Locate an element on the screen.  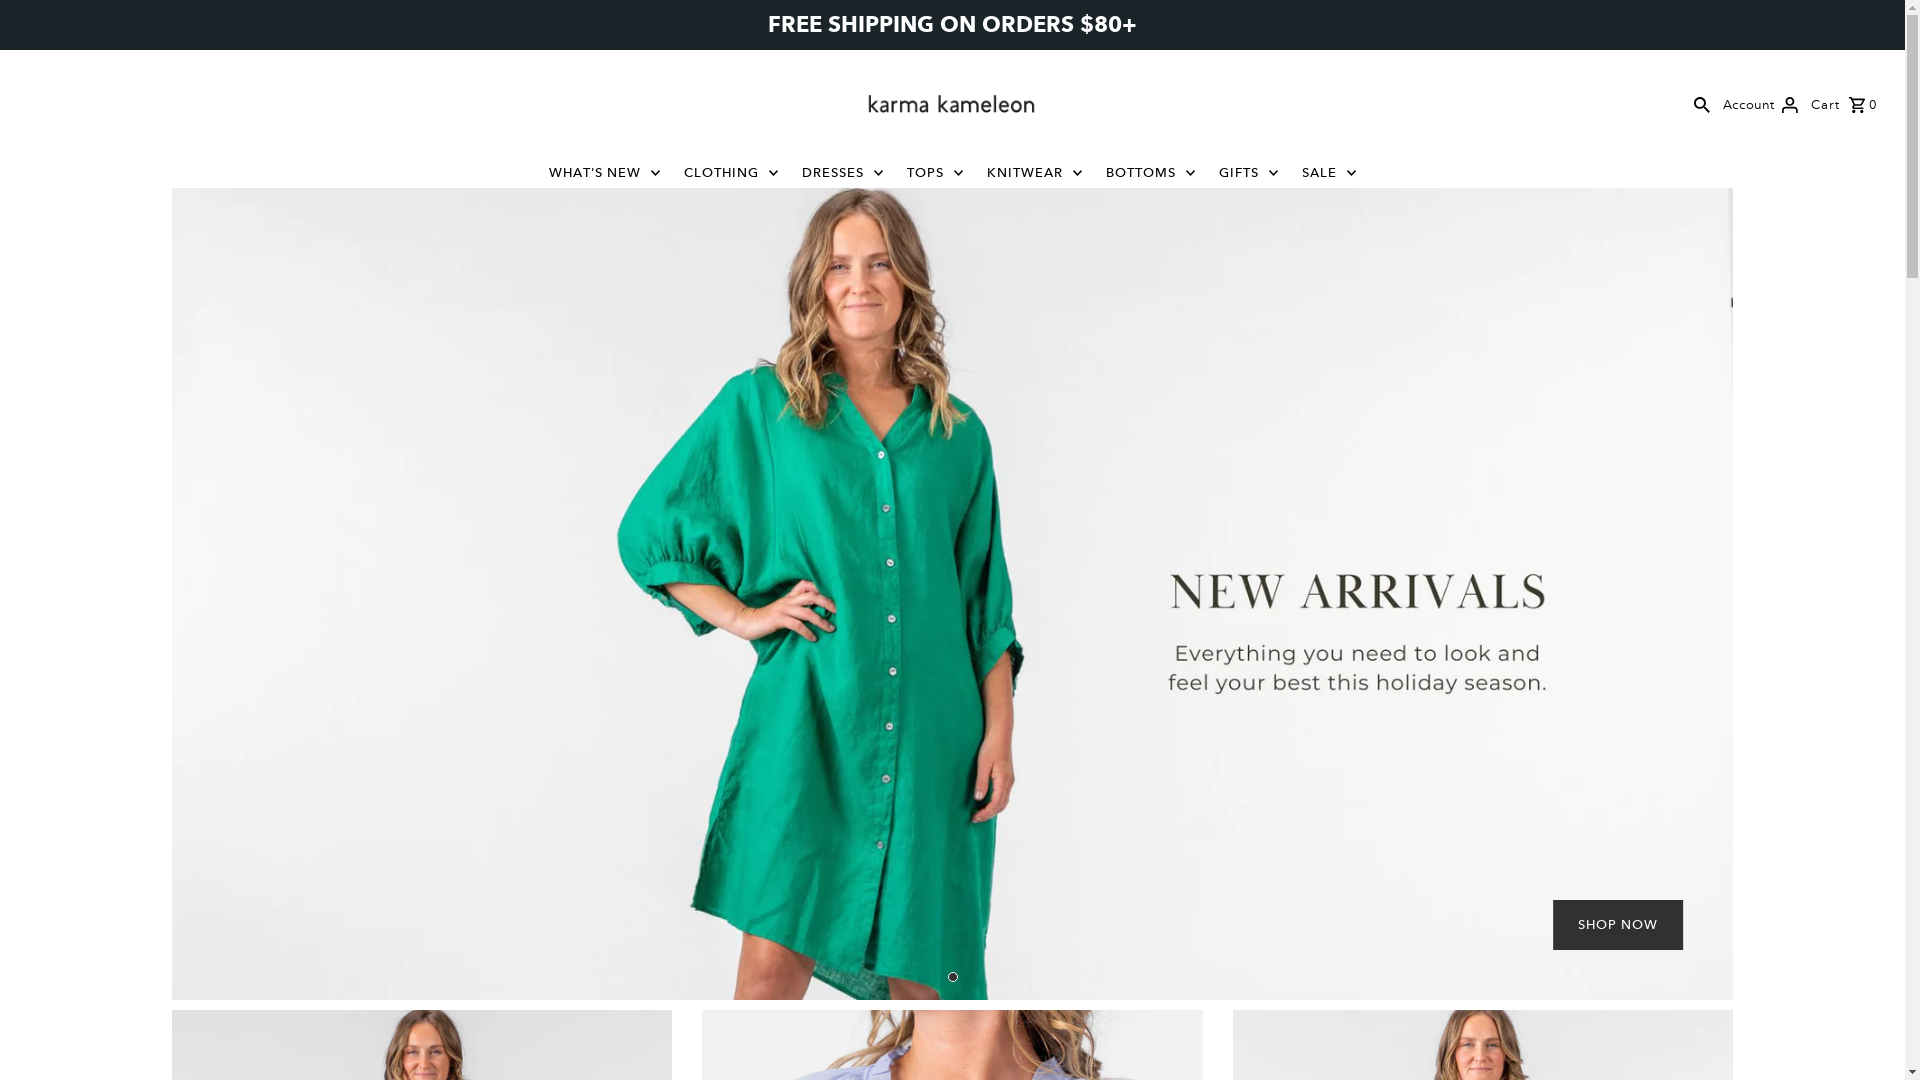
'DRESSES' is located at coordinates (843, 172).